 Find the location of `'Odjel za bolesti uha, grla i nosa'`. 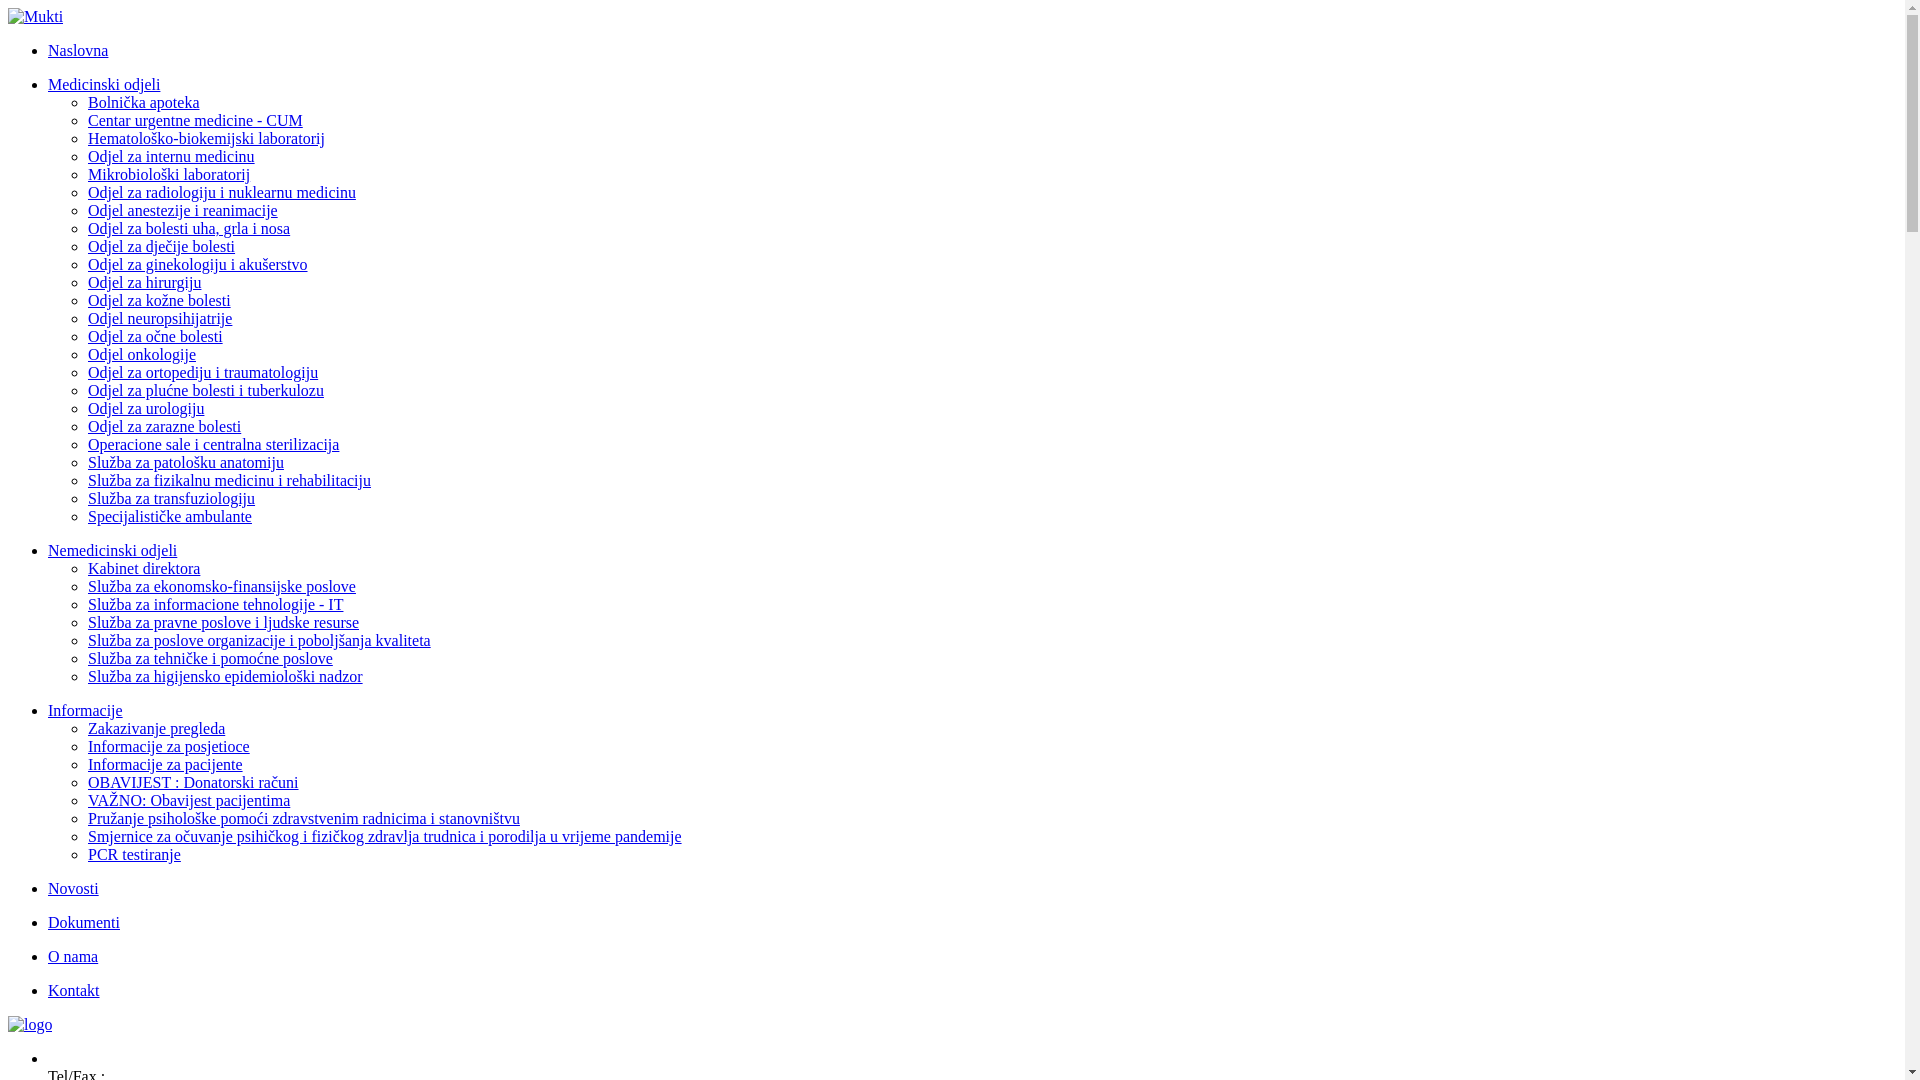

'Odjel za bolesti uha, grla i nosa' is located at coordinates (188, 227).